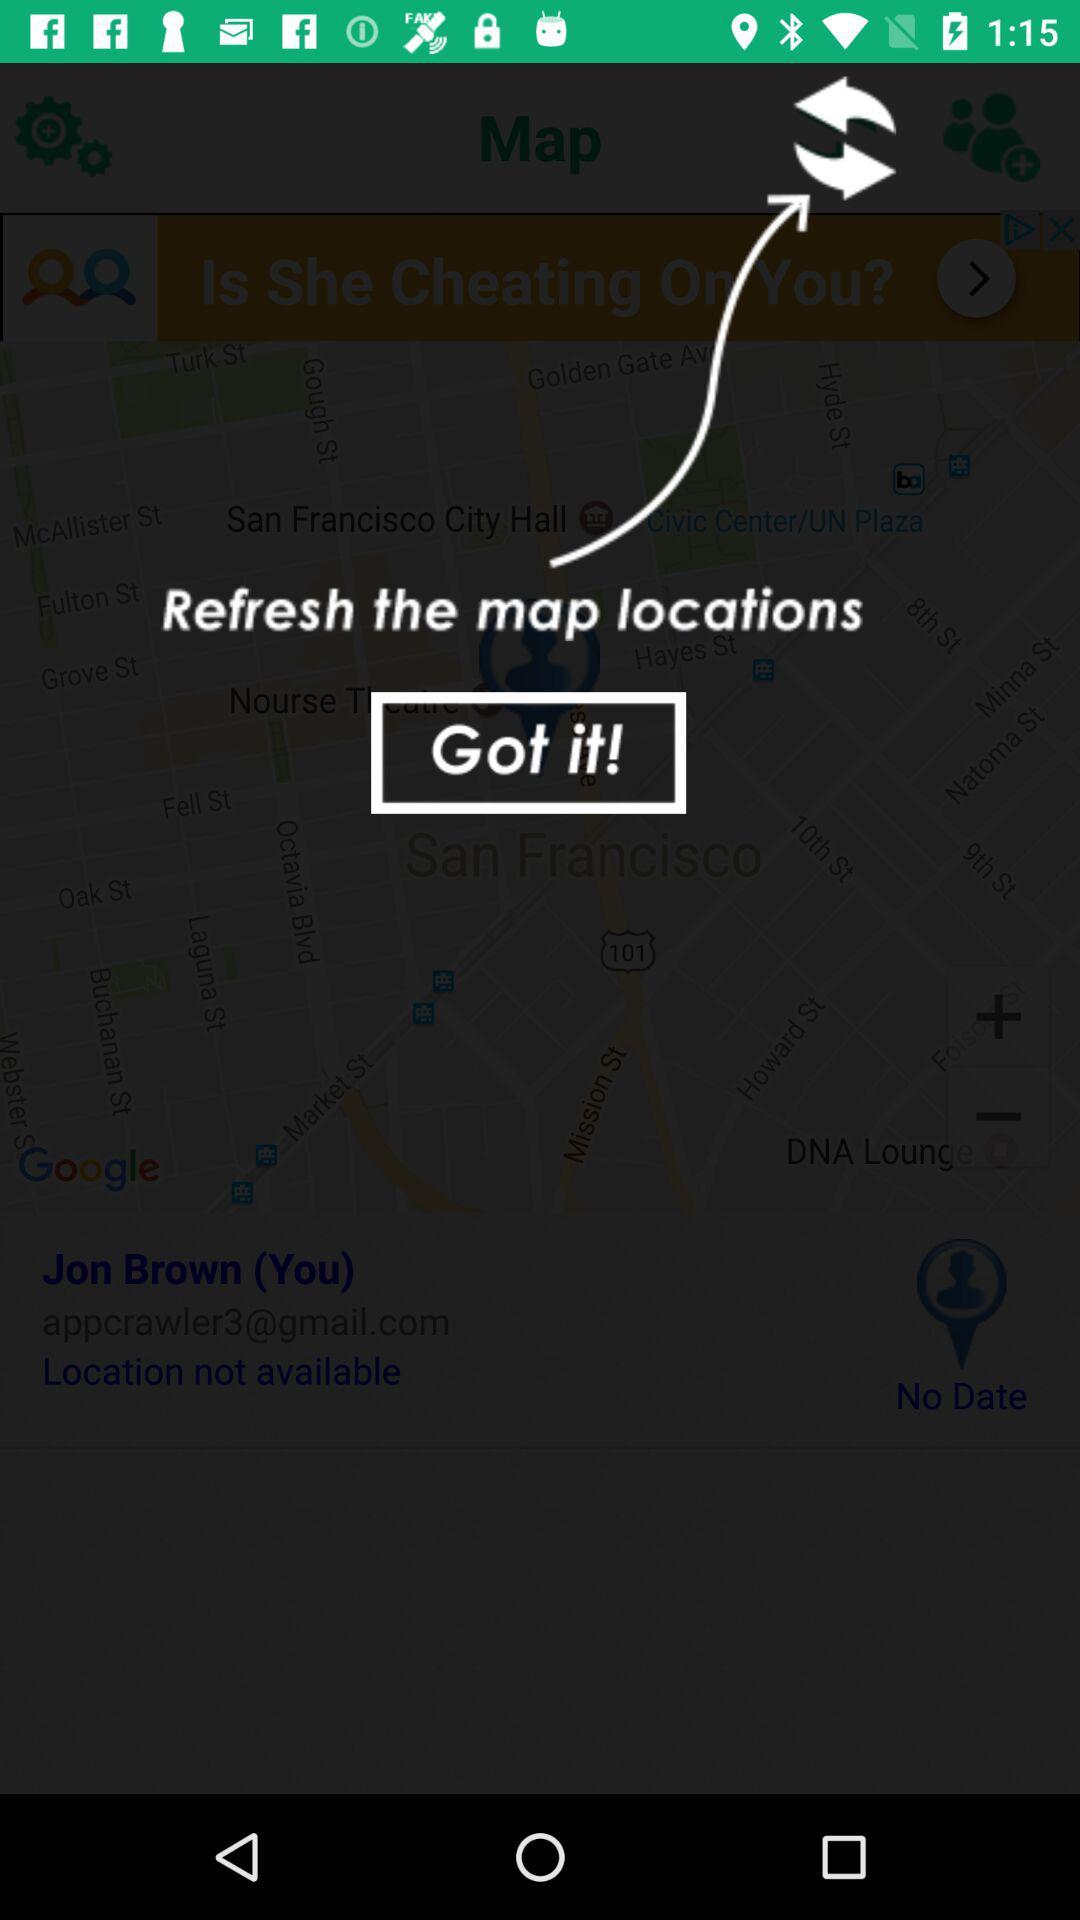 Image resolution: width=1080 pixels, height=1920 pixels. What do you see at coordinates (990, 135) in the screenshot?
I see `contact` at bounding box center [990, 135].